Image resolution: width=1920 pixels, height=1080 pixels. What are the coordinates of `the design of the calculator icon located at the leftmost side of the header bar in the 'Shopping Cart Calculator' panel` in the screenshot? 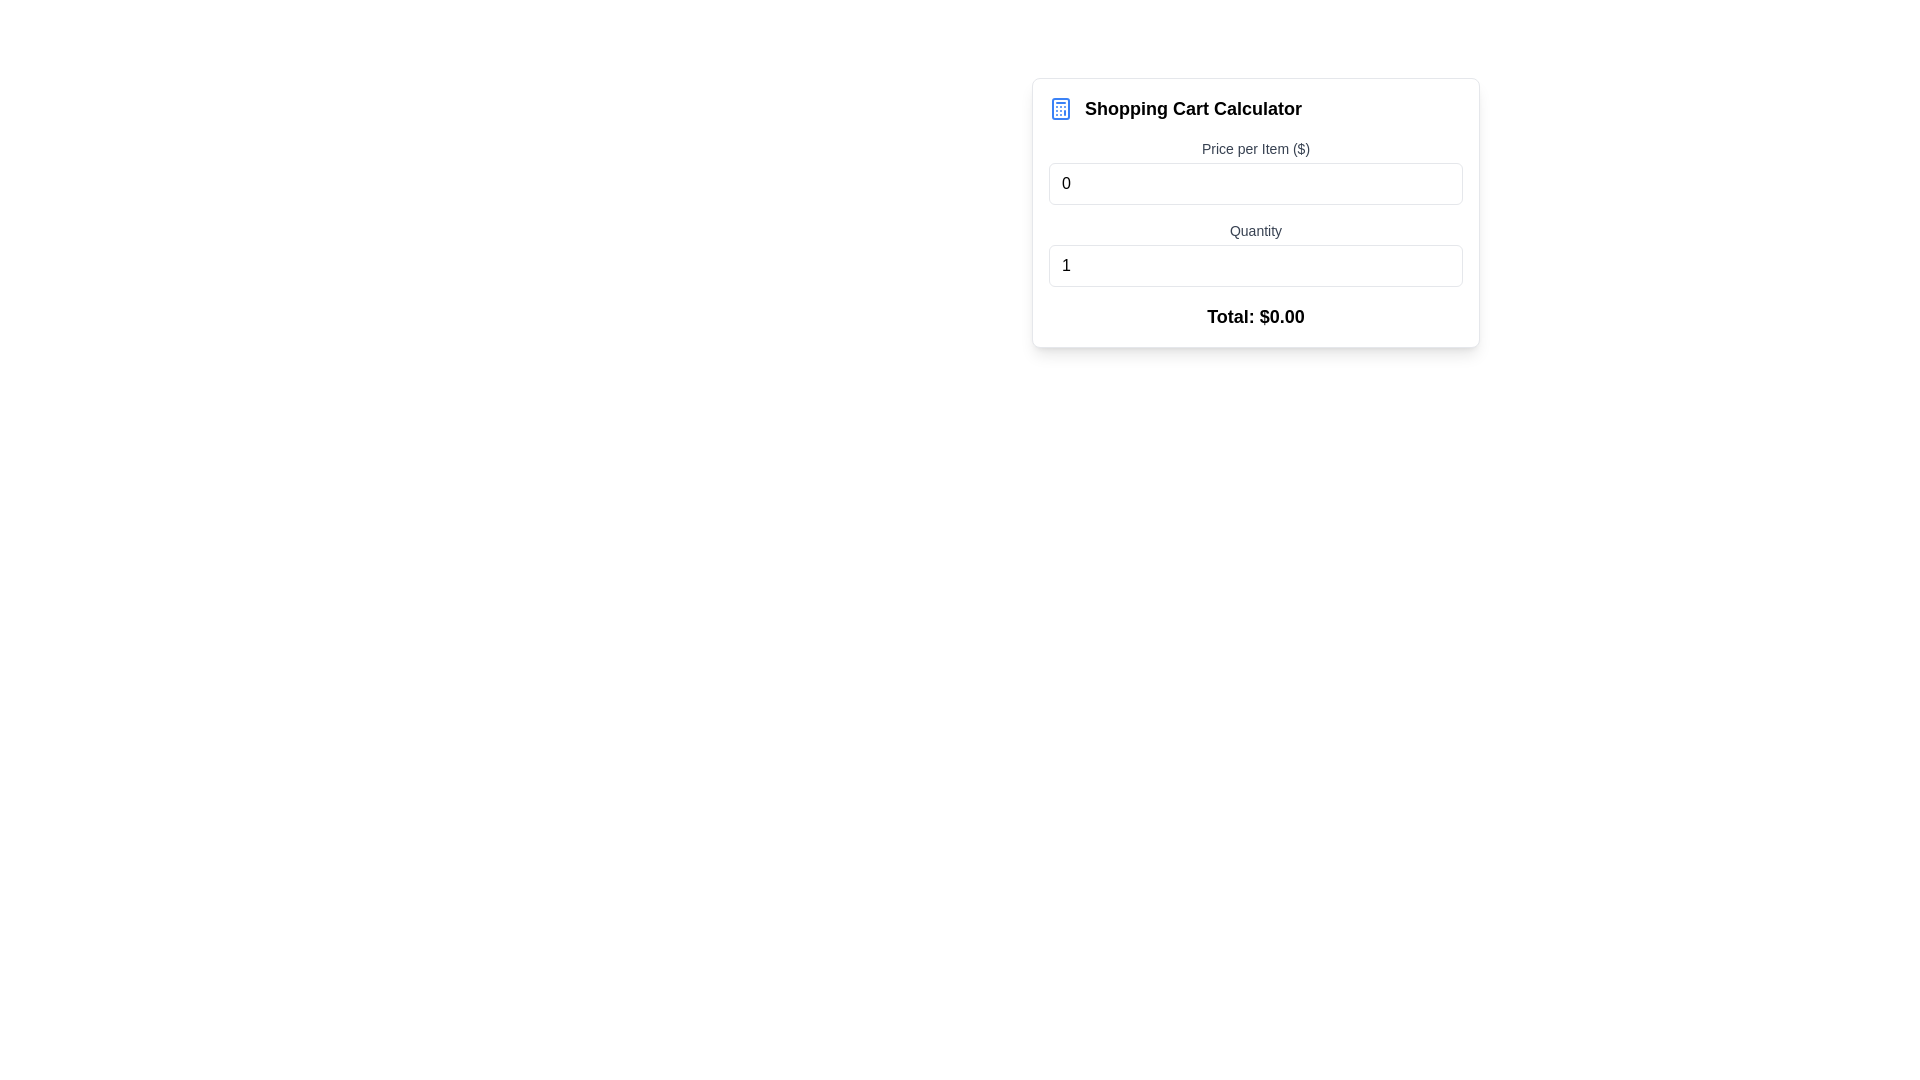 It's located at (1059, 108).